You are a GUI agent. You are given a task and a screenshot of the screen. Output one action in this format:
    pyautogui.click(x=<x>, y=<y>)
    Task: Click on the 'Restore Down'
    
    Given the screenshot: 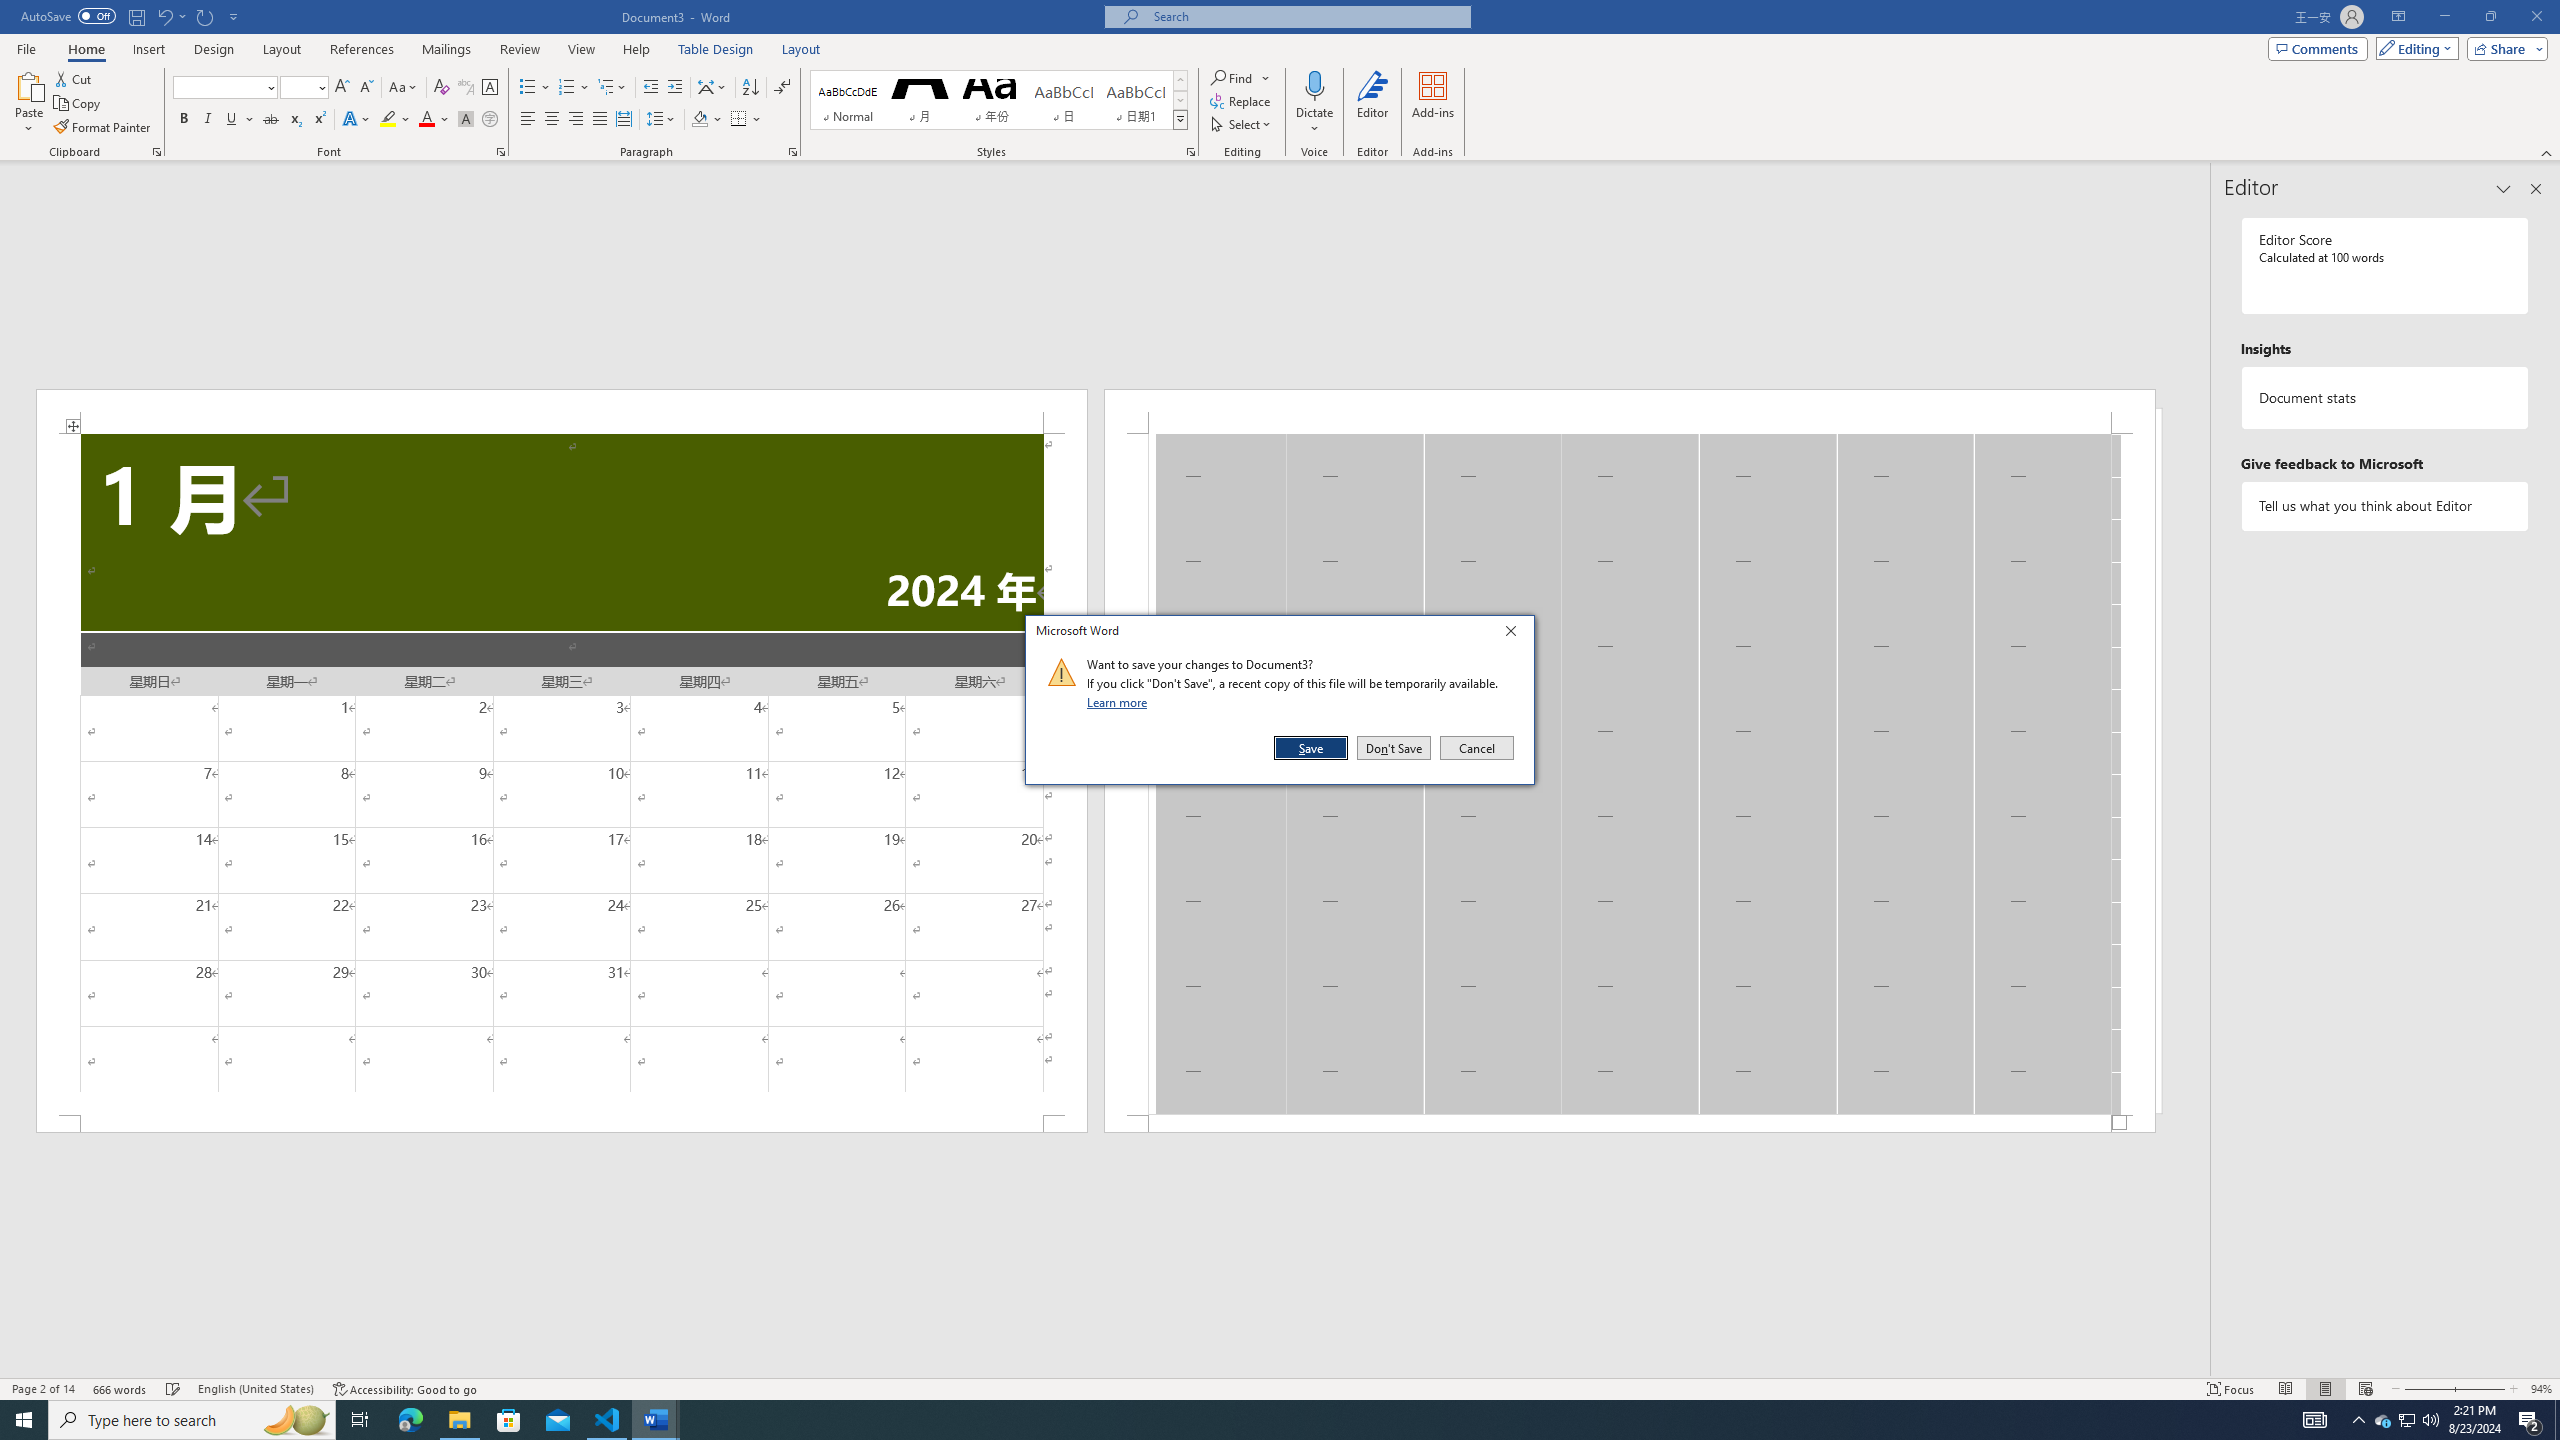 What is the action you would take?
    pyautogui.click(x=2490, y=16)
    